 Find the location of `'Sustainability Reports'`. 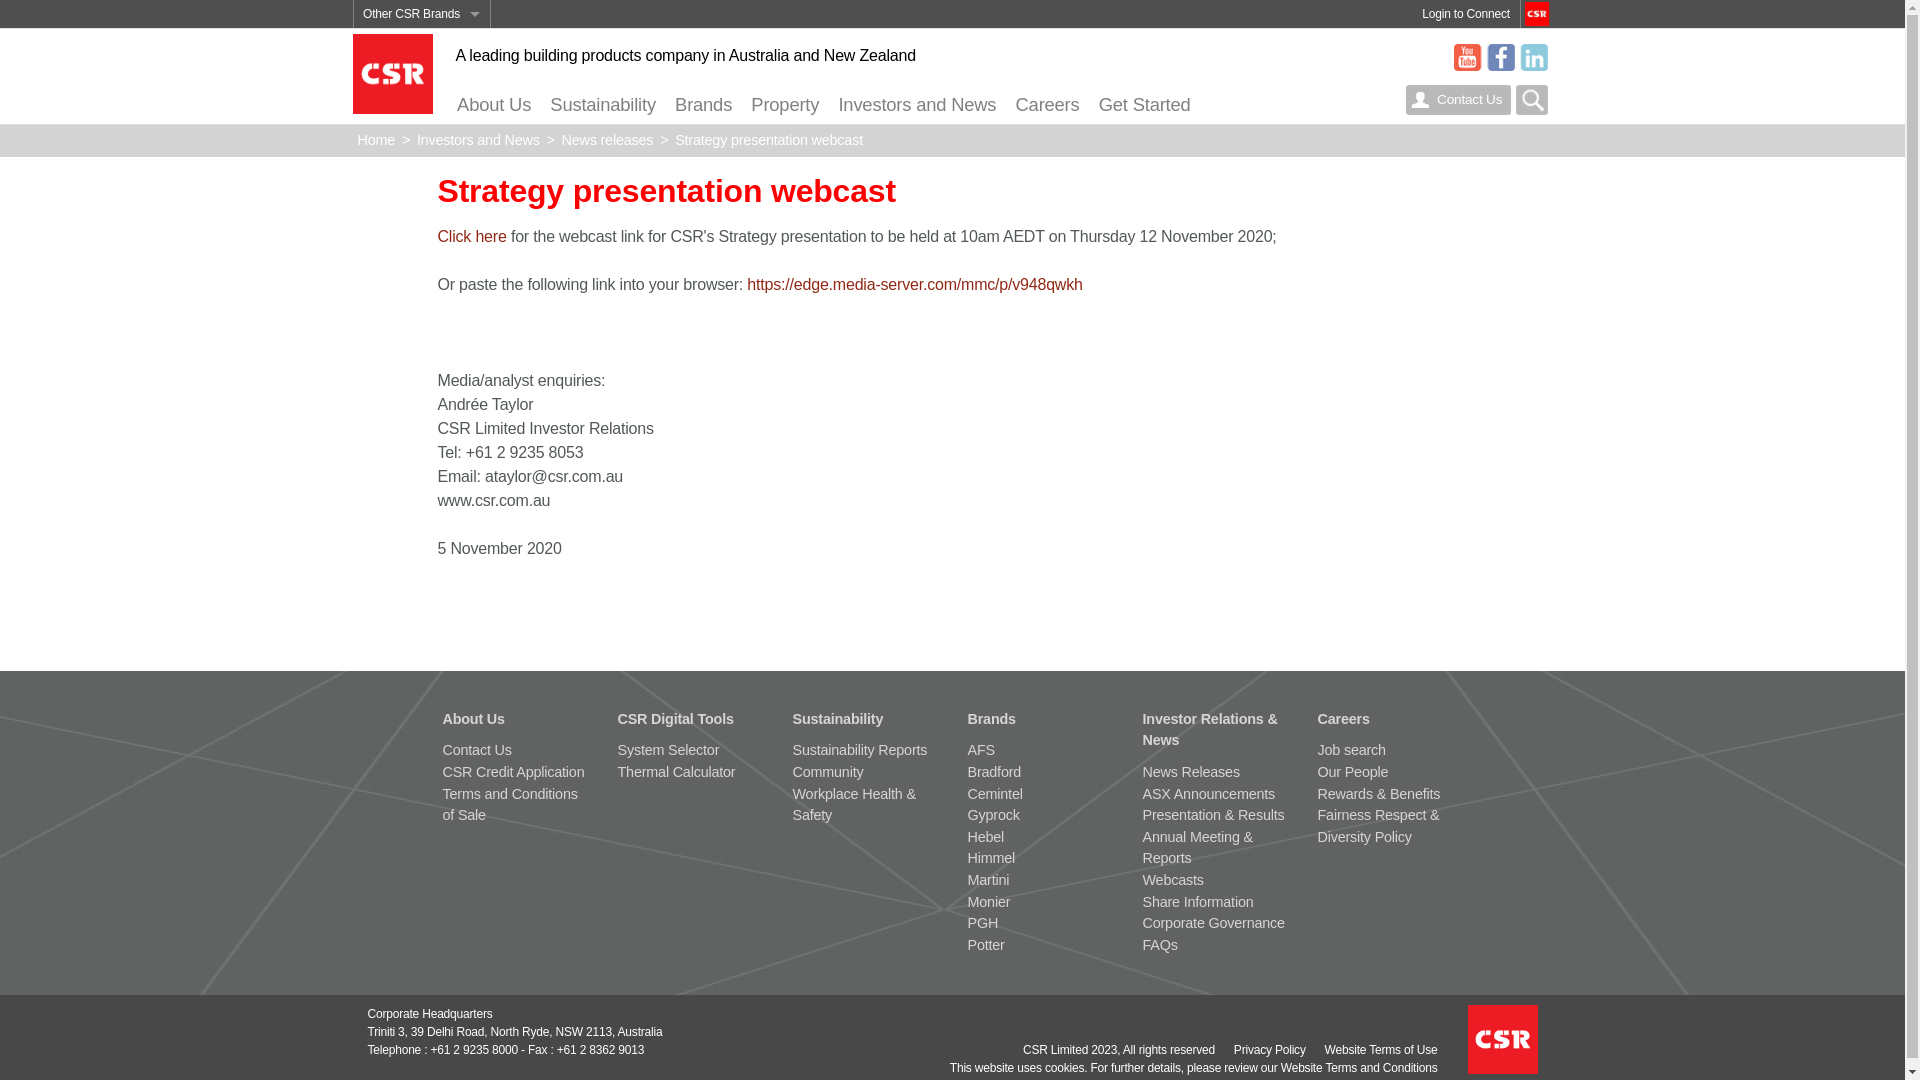

'Sustainability Reports' is located at coordinates (859, 749).